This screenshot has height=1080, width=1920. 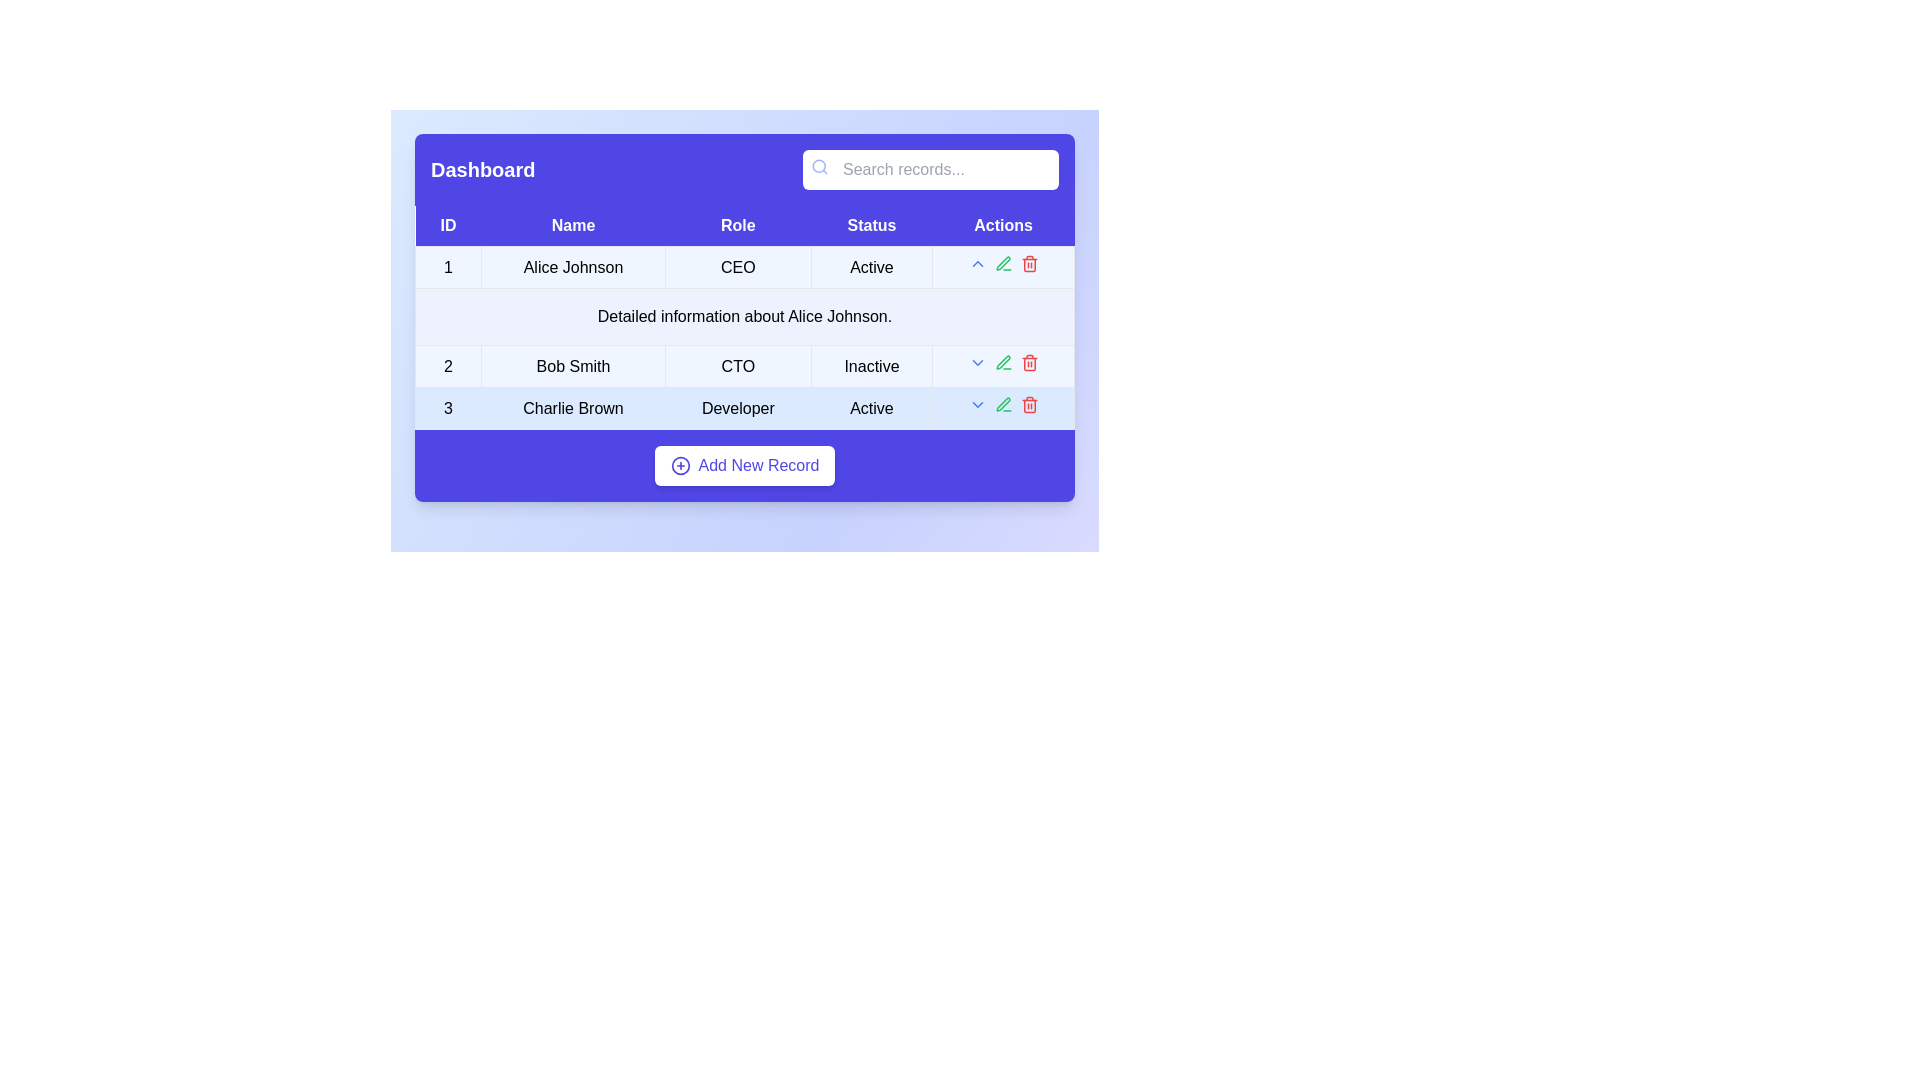 I want to click on the static text element displaying 'CEO' in bold, black font, located in the first row under the 'Role' column of the data table, so click(x=737, y=266).